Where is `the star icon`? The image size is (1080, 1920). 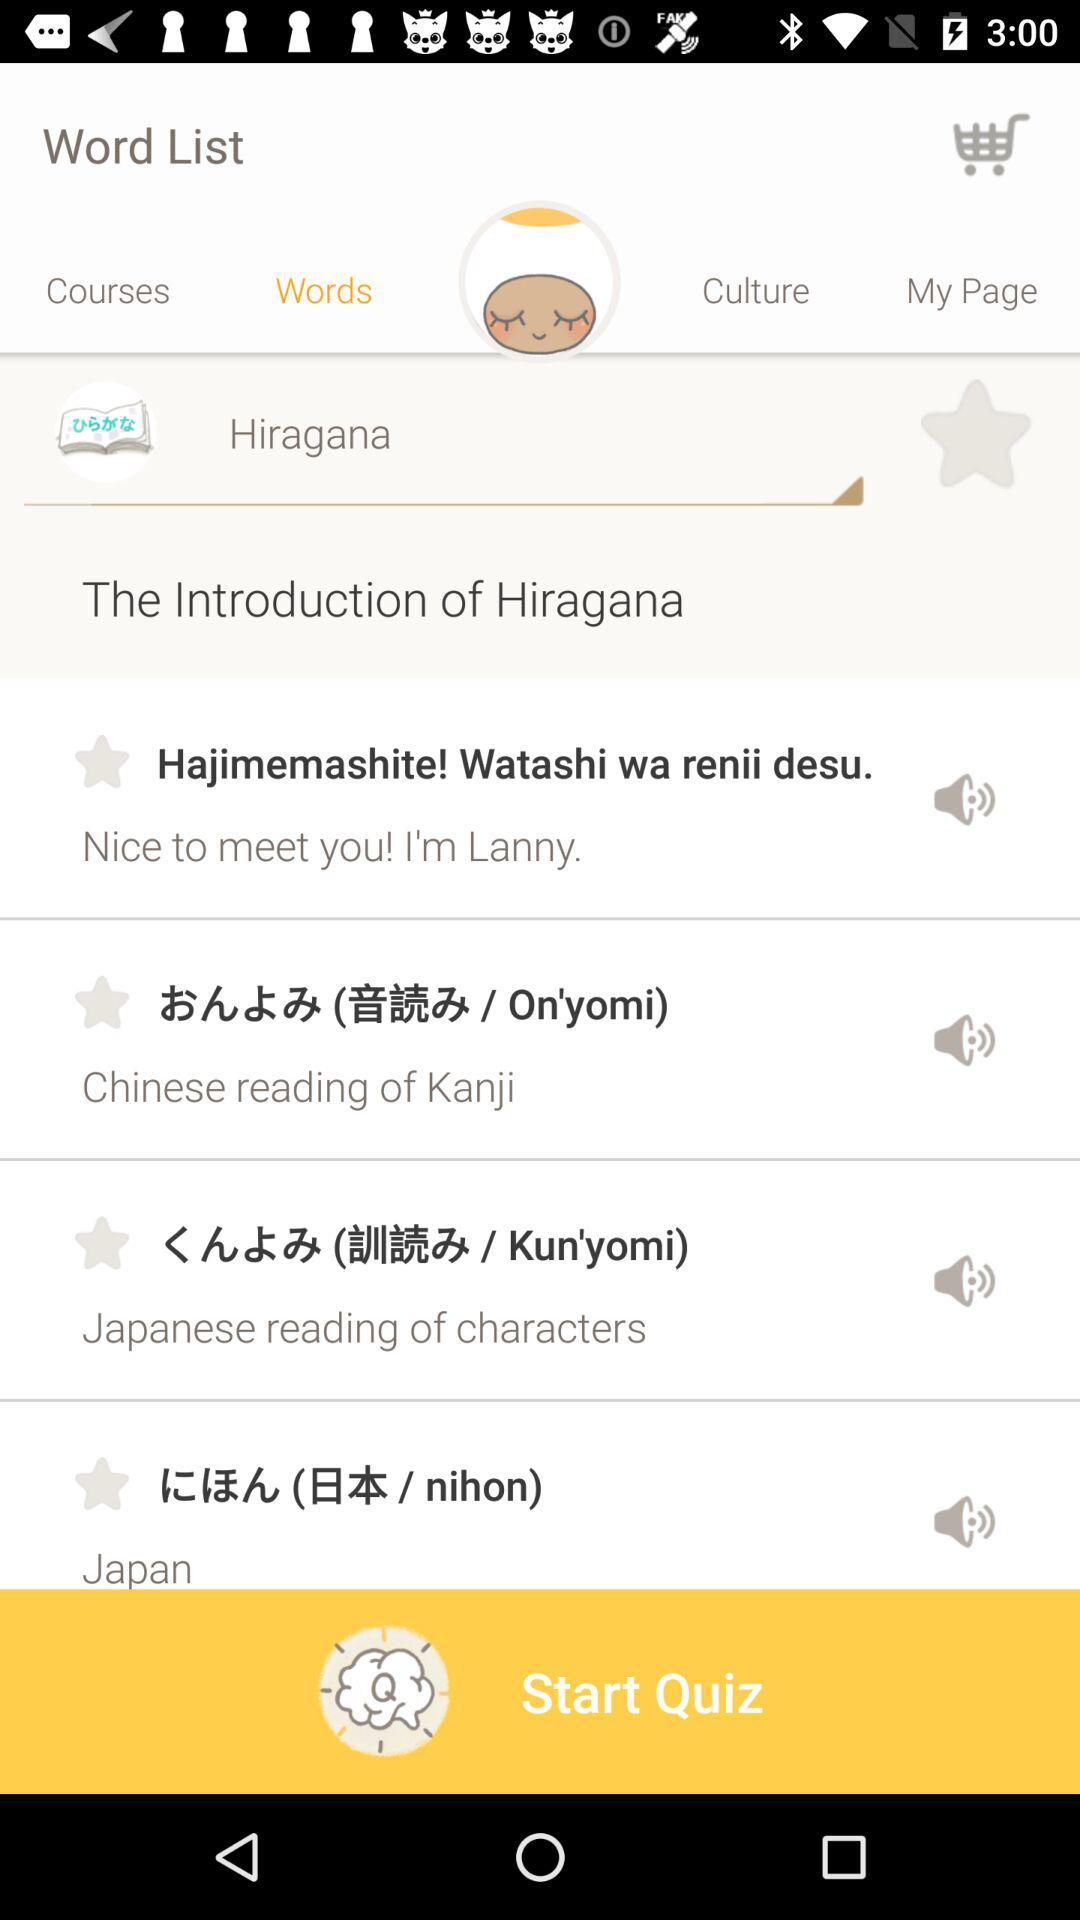
the star icon is located at coordinates (975, 433).